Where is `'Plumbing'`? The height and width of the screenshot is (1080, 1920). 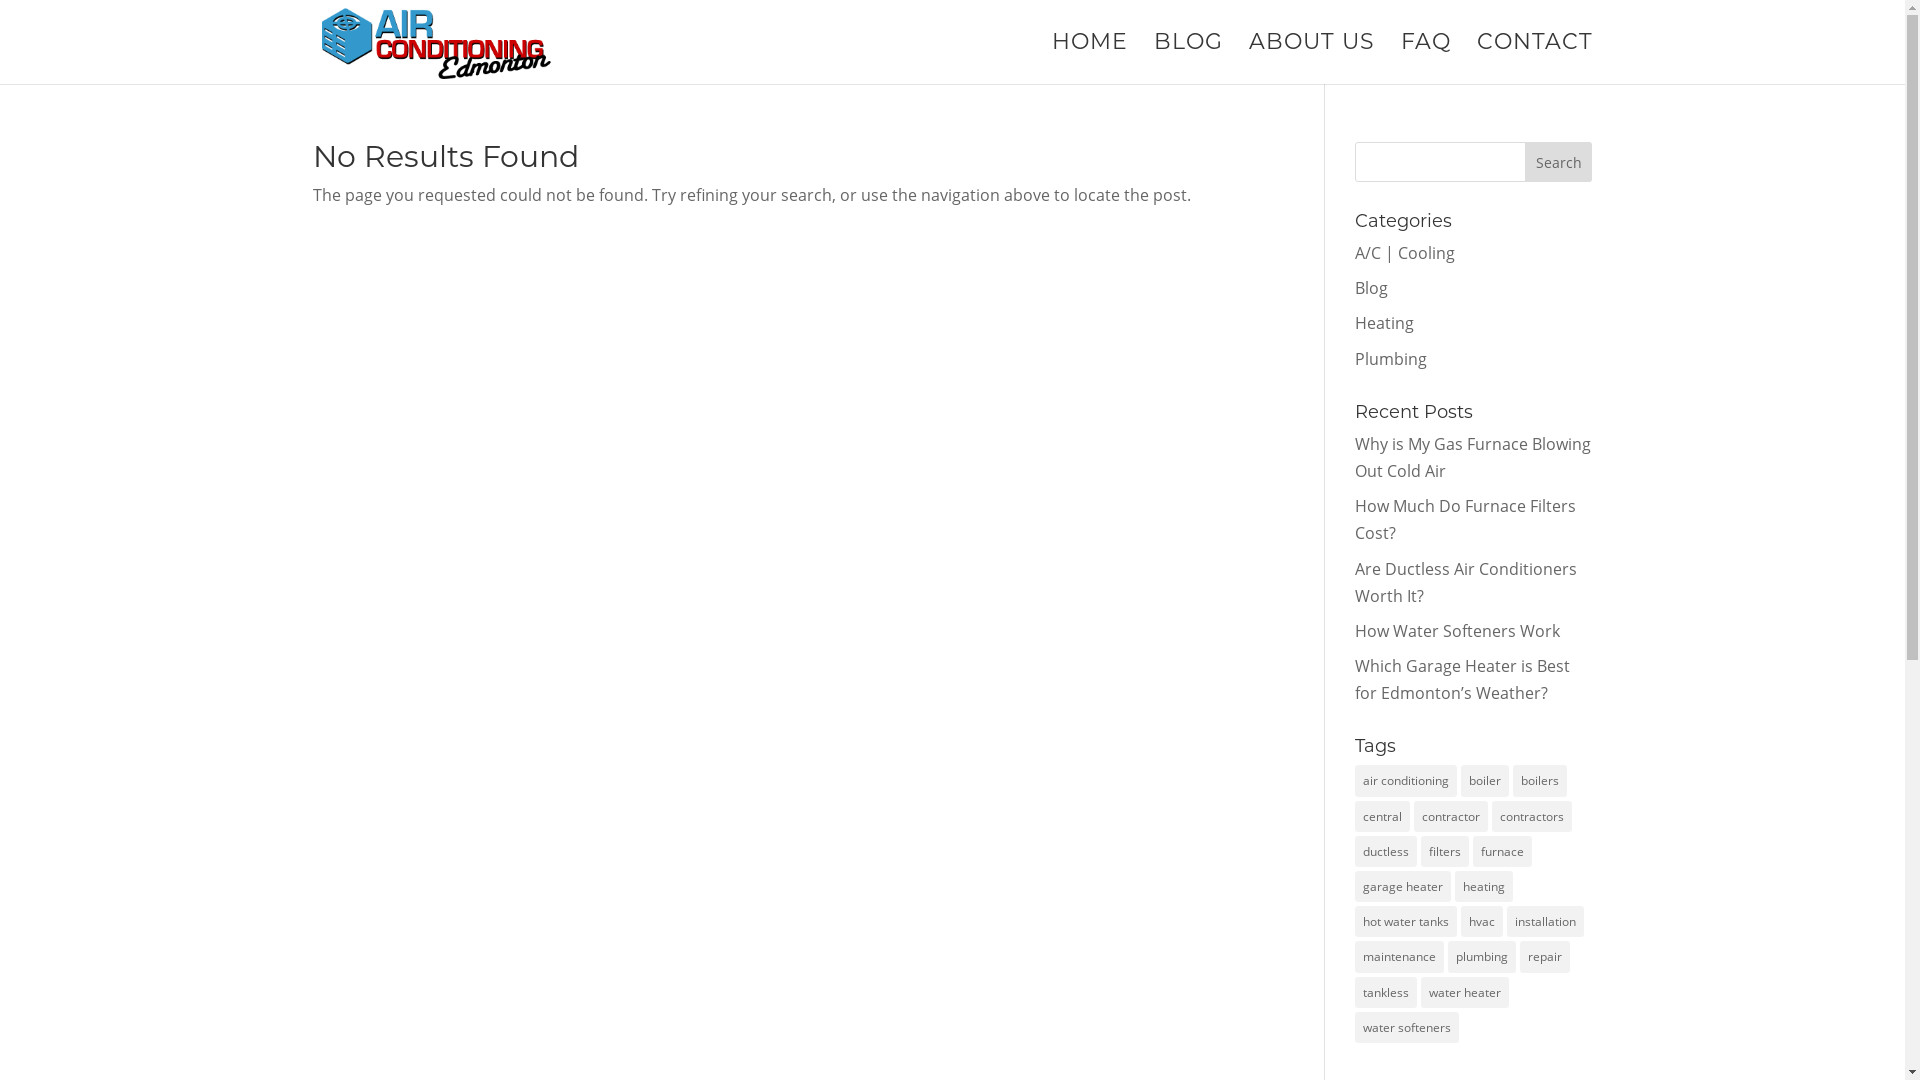 'Plumbing' is located at coordinates (1390, 357).